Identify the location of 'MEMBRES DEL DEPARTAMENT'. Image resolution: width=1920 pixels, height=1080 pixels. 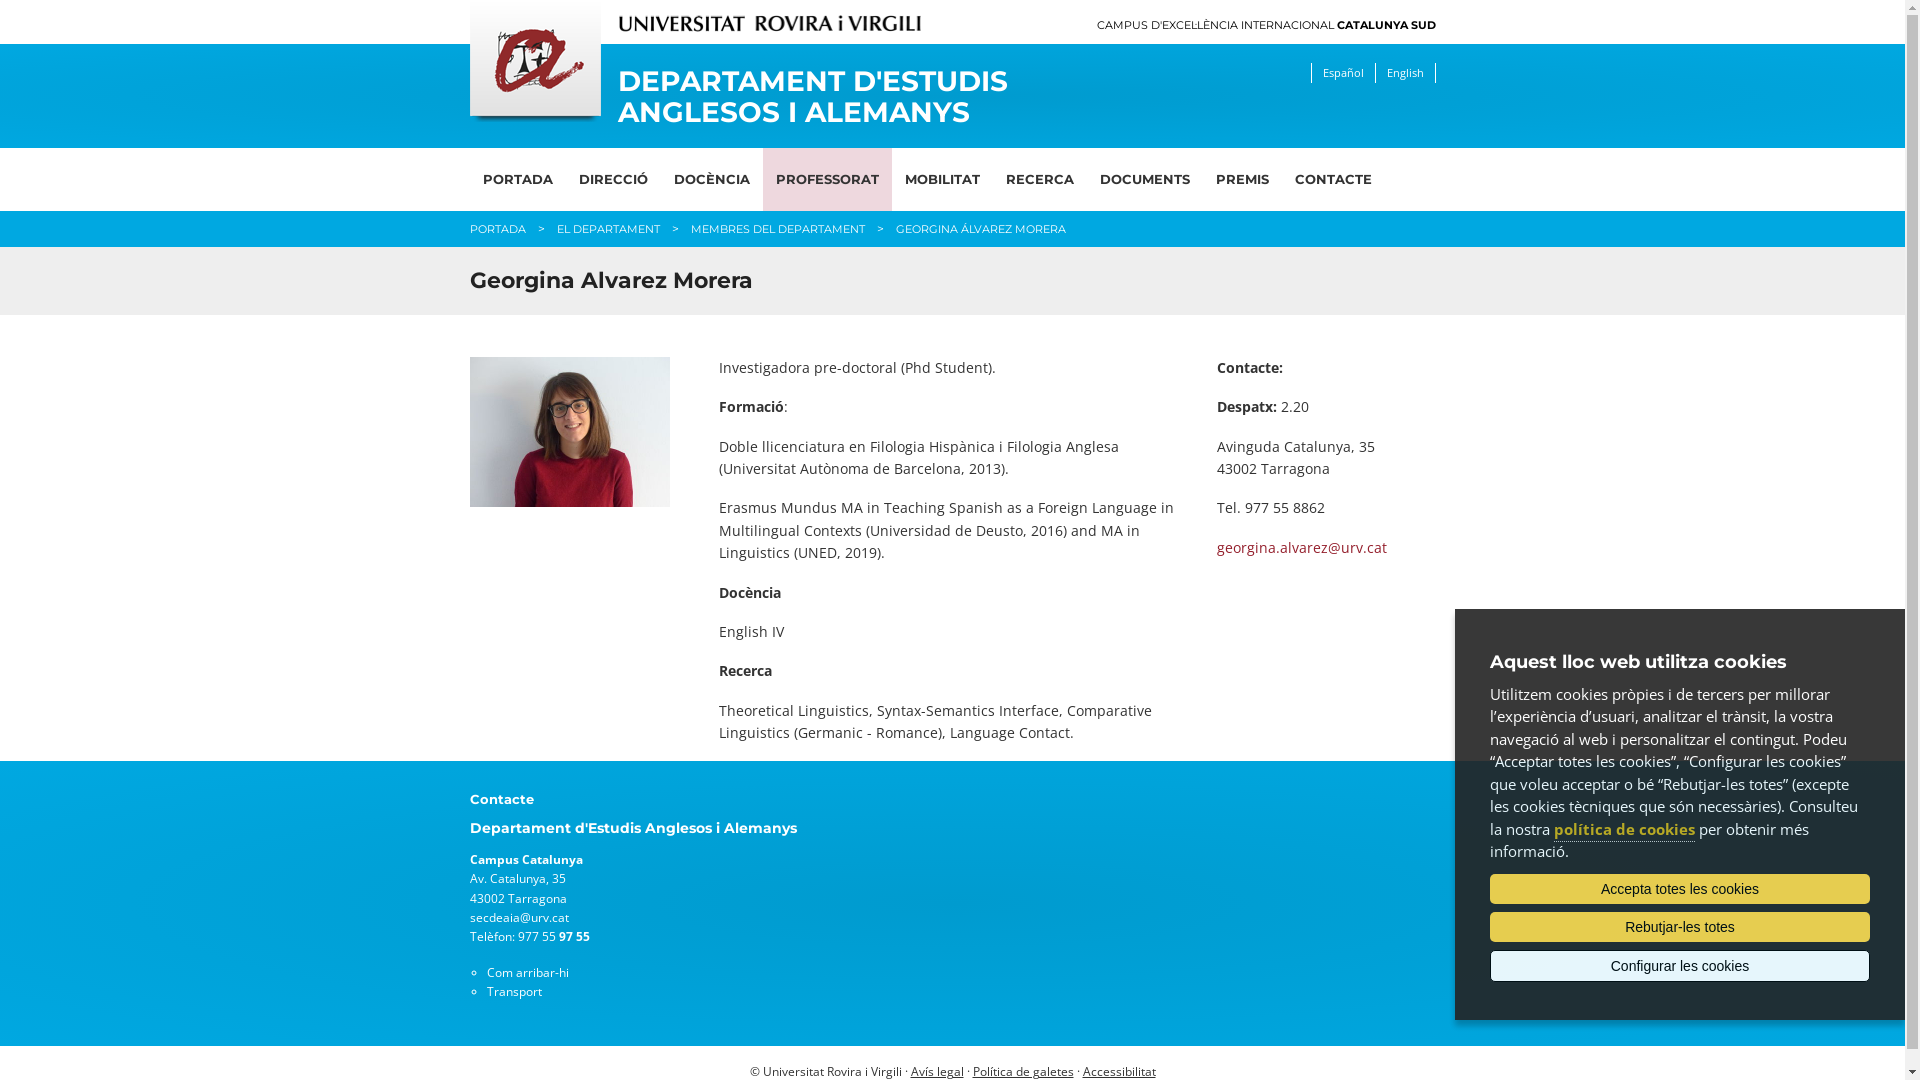
(690, 227).